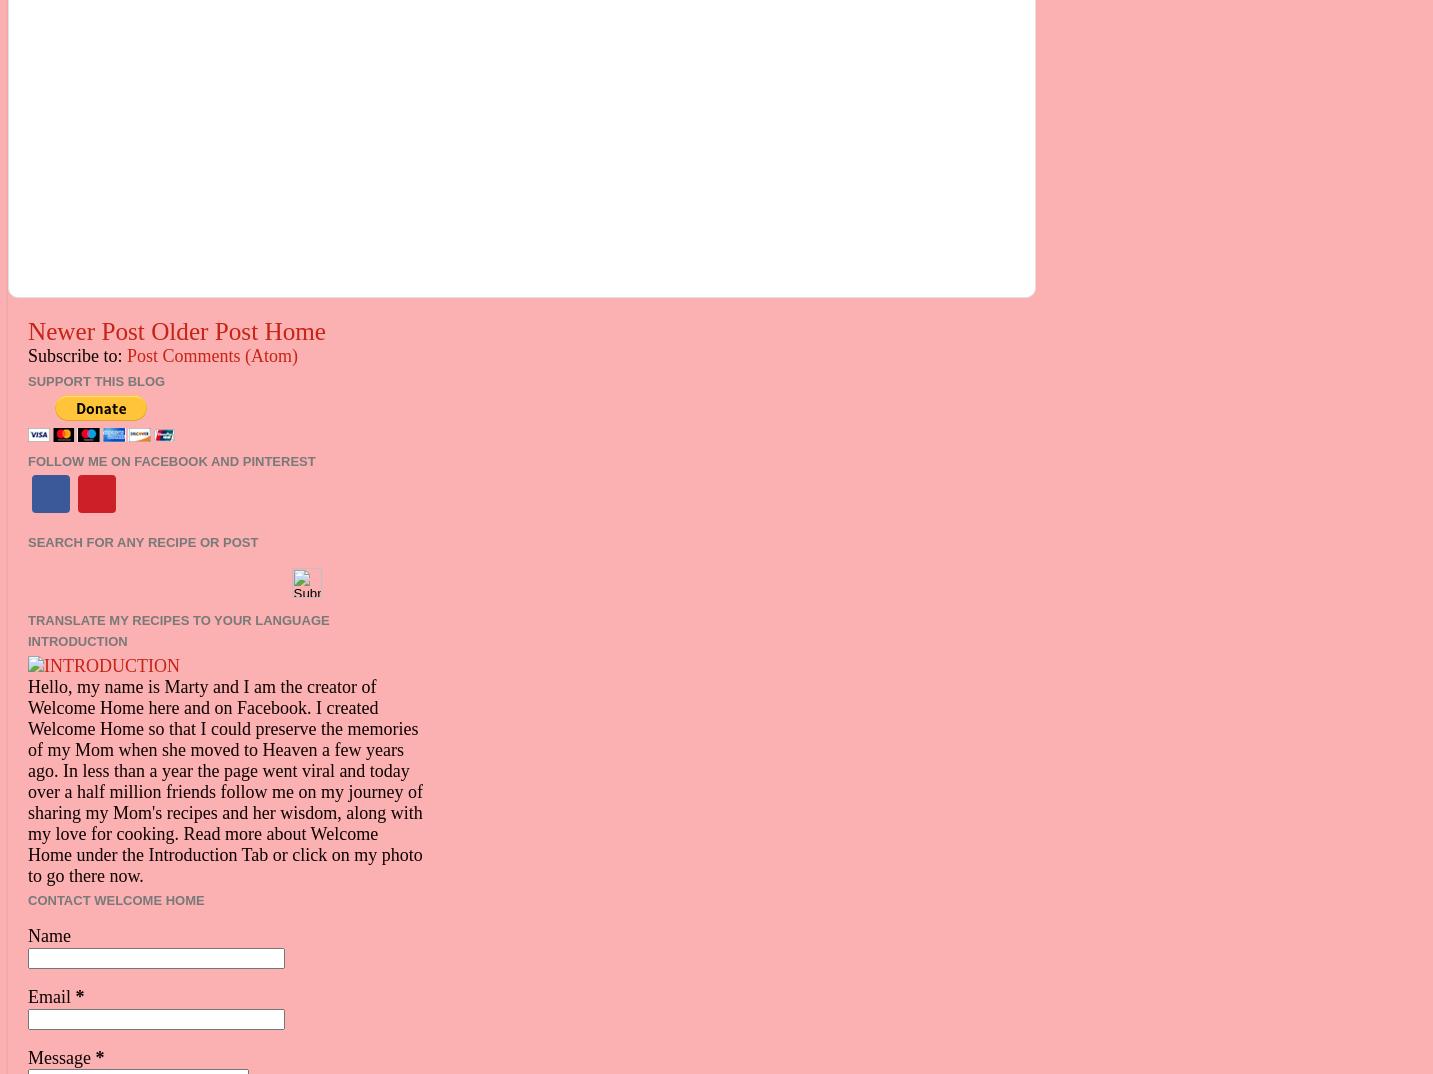 The height and width of the screenshot is (1074, 1433). I want to click on 'INTRODUCTION', so click(76, 641).